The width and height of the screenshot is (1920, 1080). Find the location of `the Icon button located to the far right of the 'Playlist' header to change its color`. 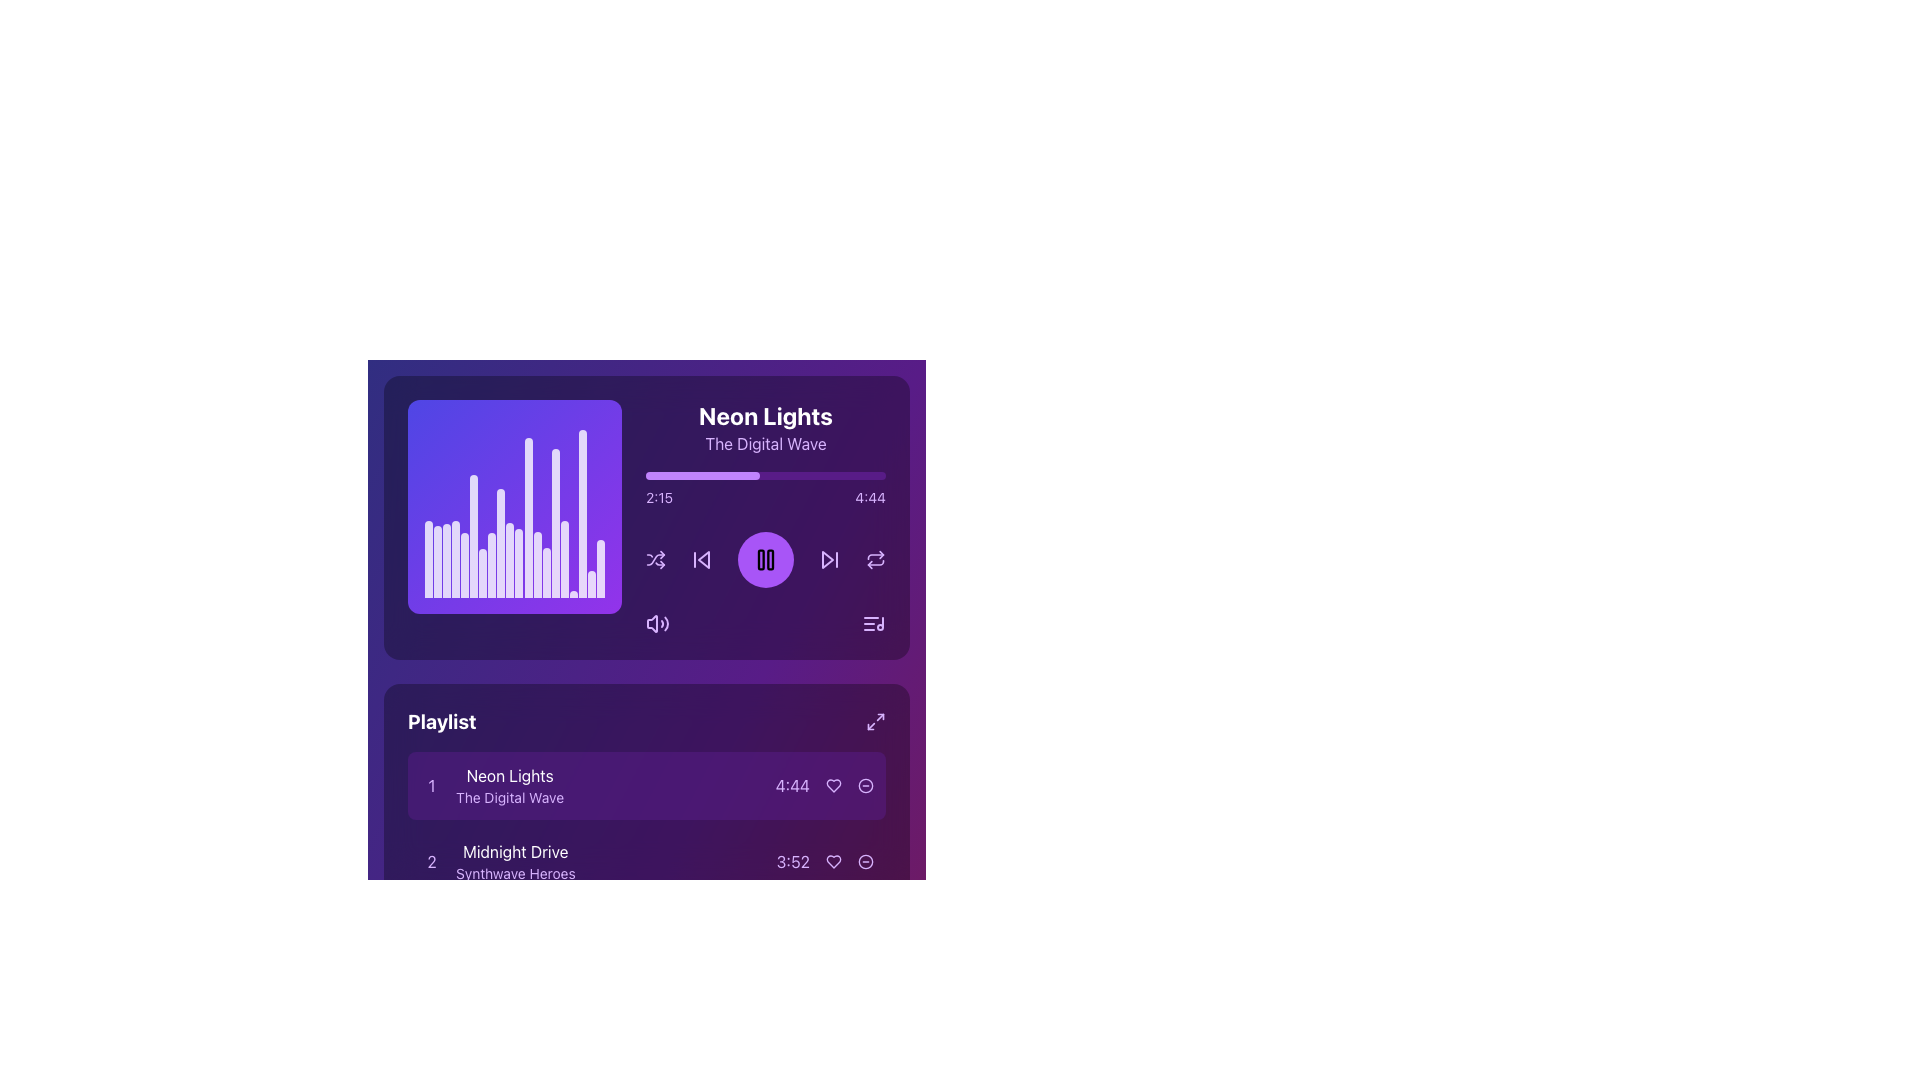

the Icon button located to the far right of the 'Playlist' header to change its color is located at coordinates (875, 721).